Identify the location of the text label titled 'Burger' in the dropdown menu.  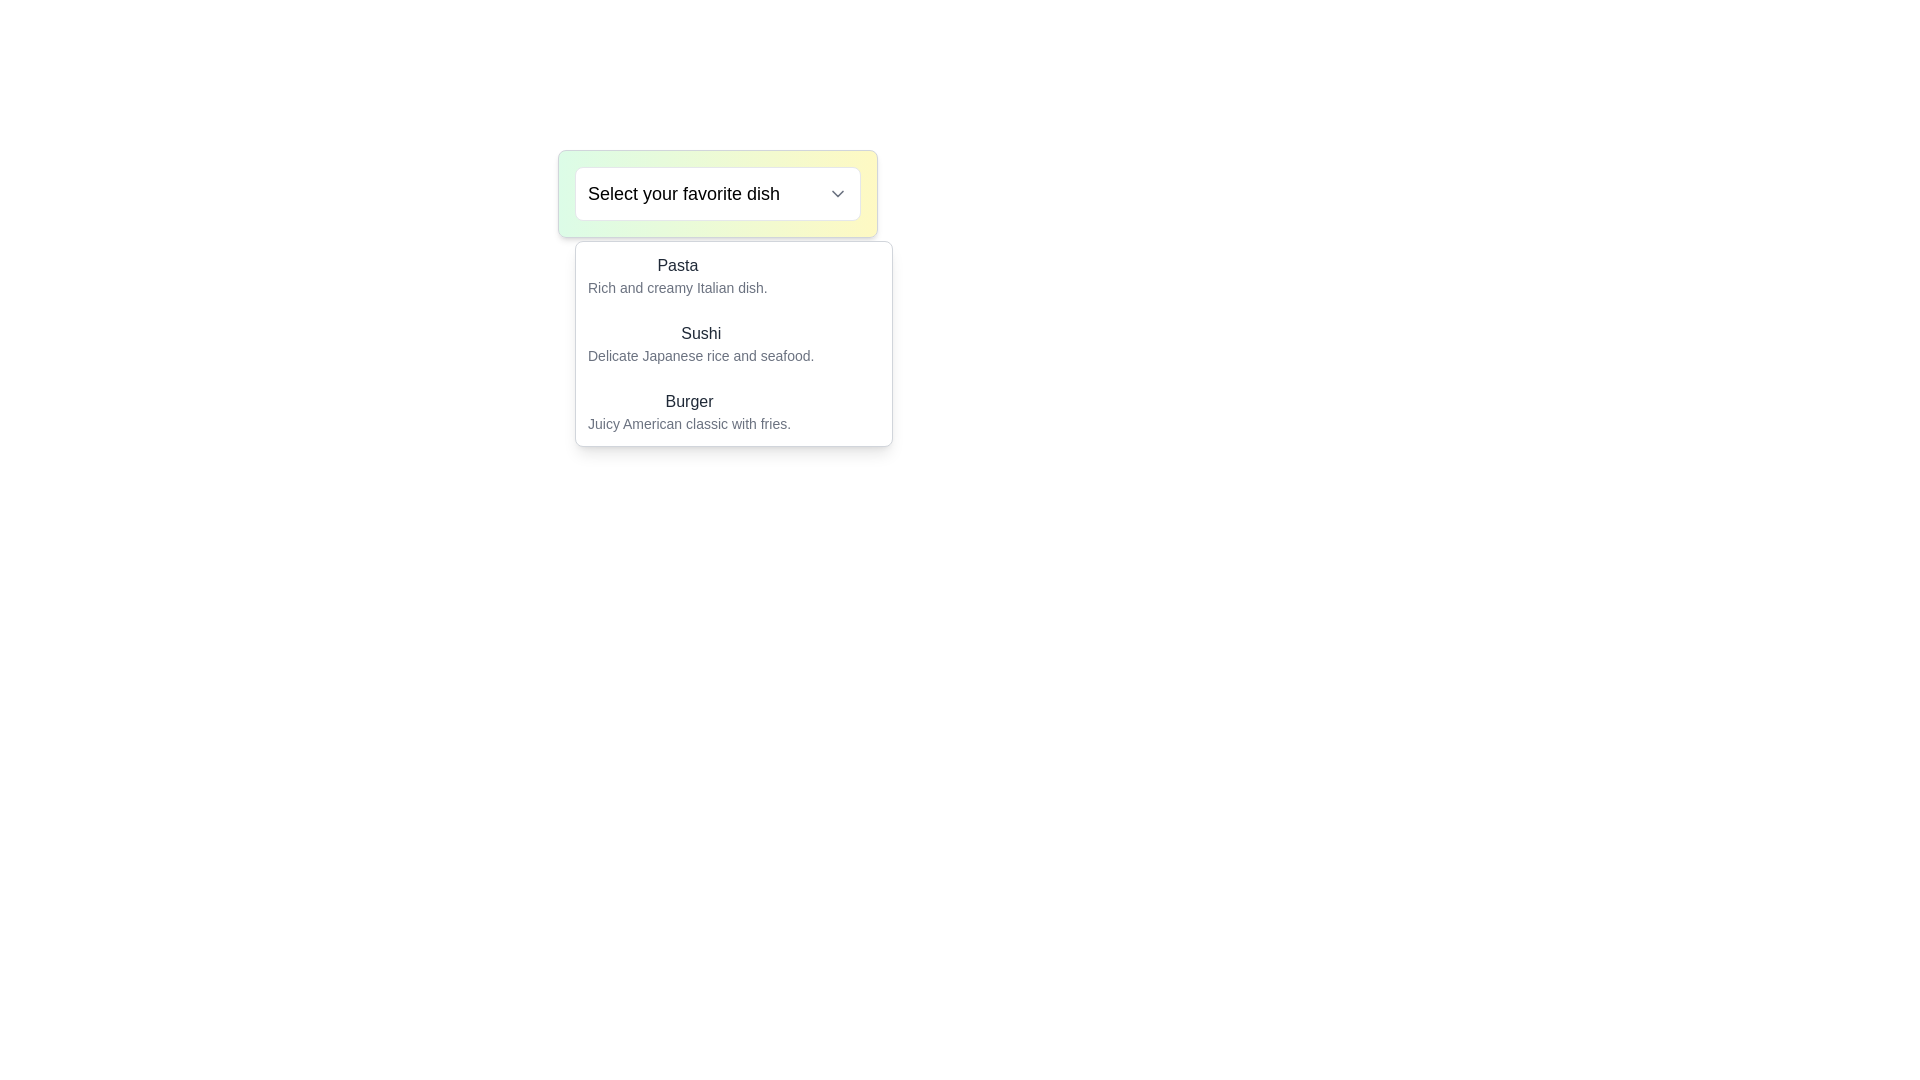
(689, 401).